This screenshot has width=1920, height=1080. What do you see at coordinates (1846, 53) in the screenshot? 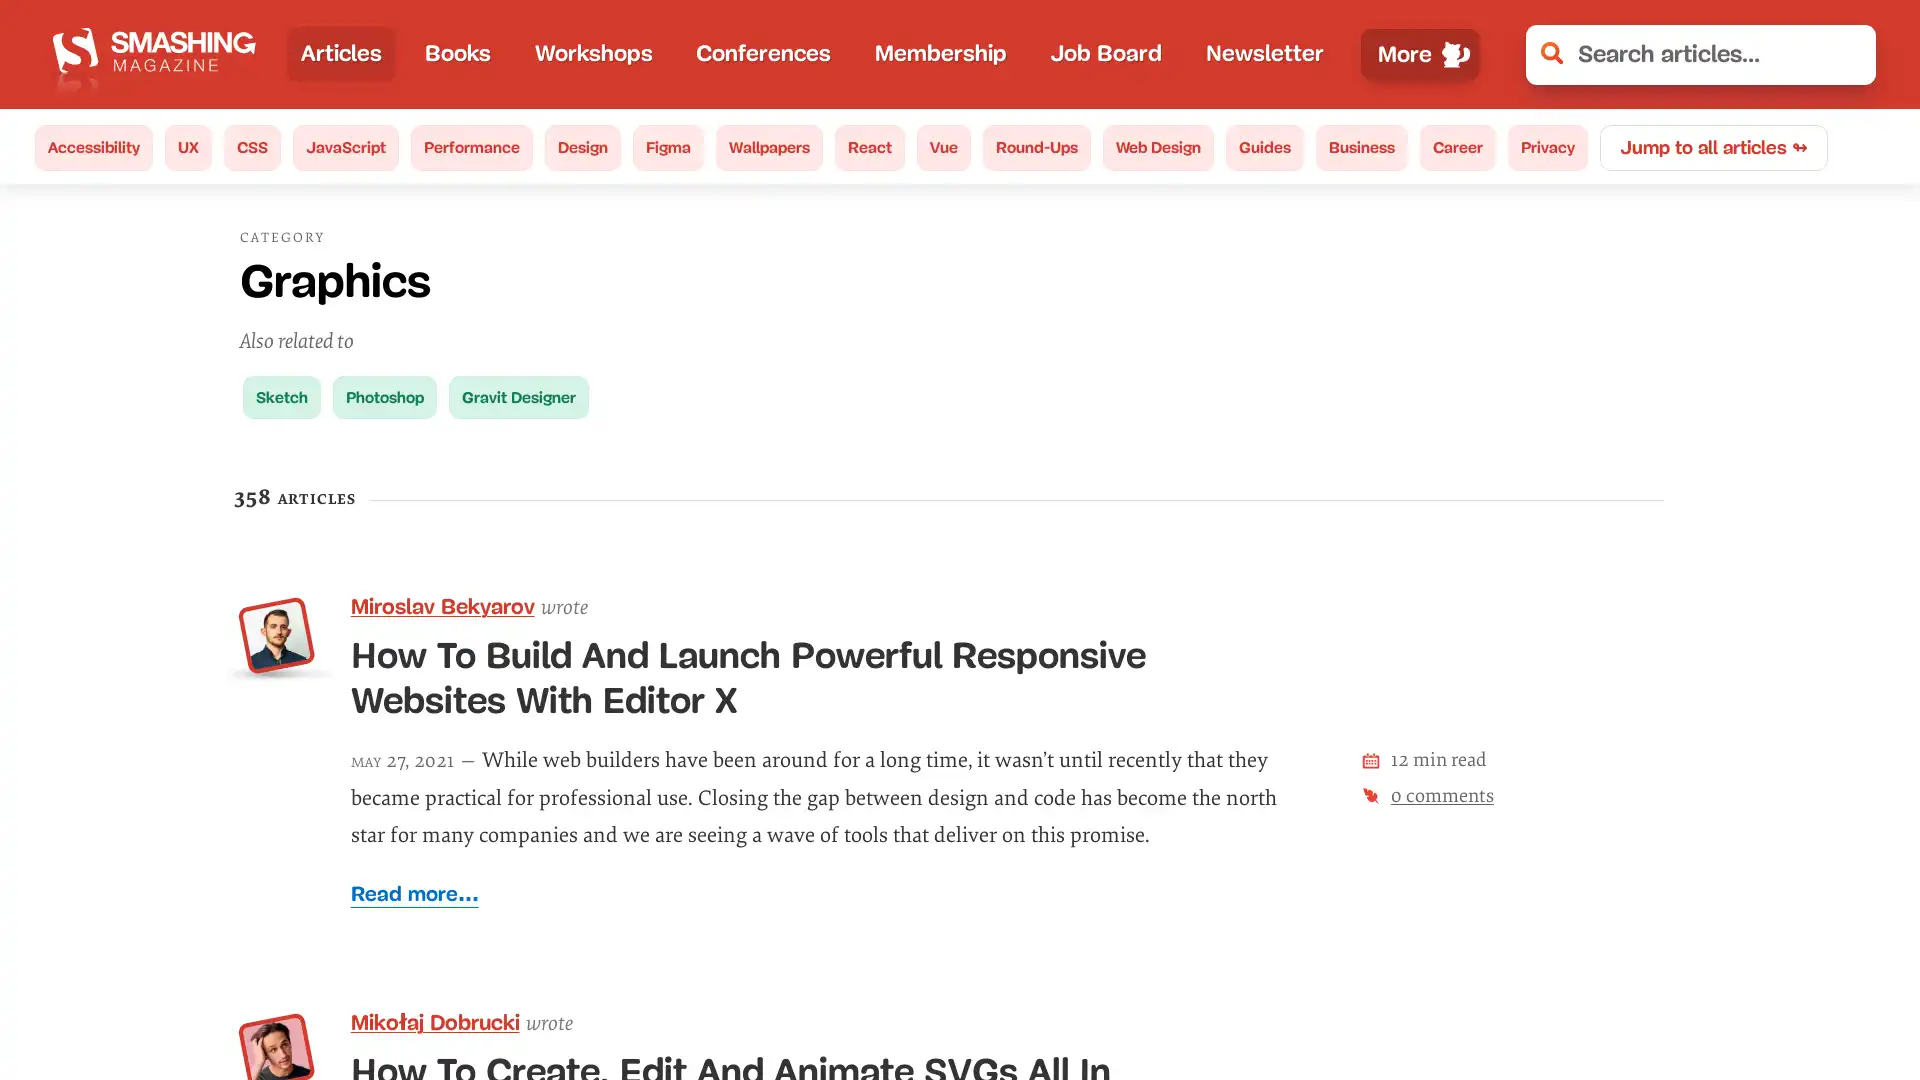
I see `Clear Search` at bounding box center [1846, 53].